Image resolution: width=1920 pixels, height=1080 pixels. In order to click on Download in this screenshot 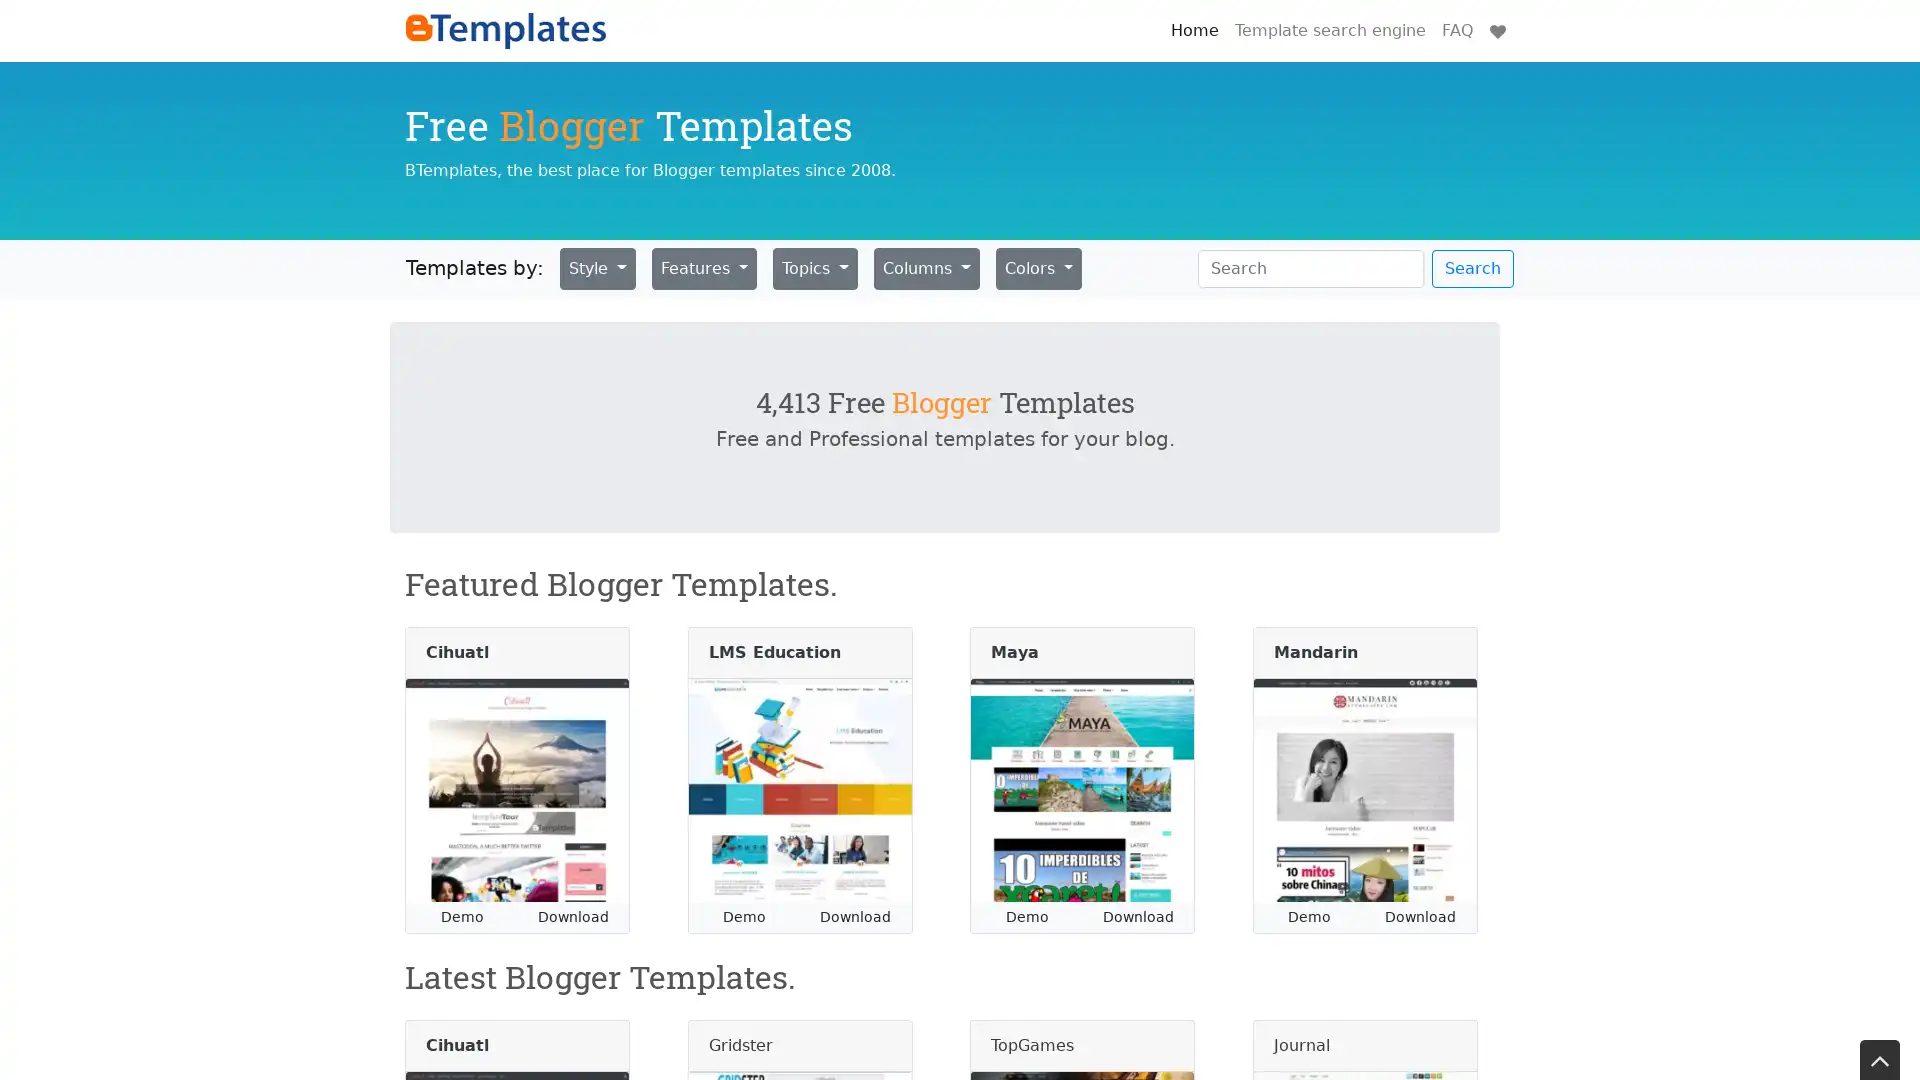, I will do `click(1137, 916)`.